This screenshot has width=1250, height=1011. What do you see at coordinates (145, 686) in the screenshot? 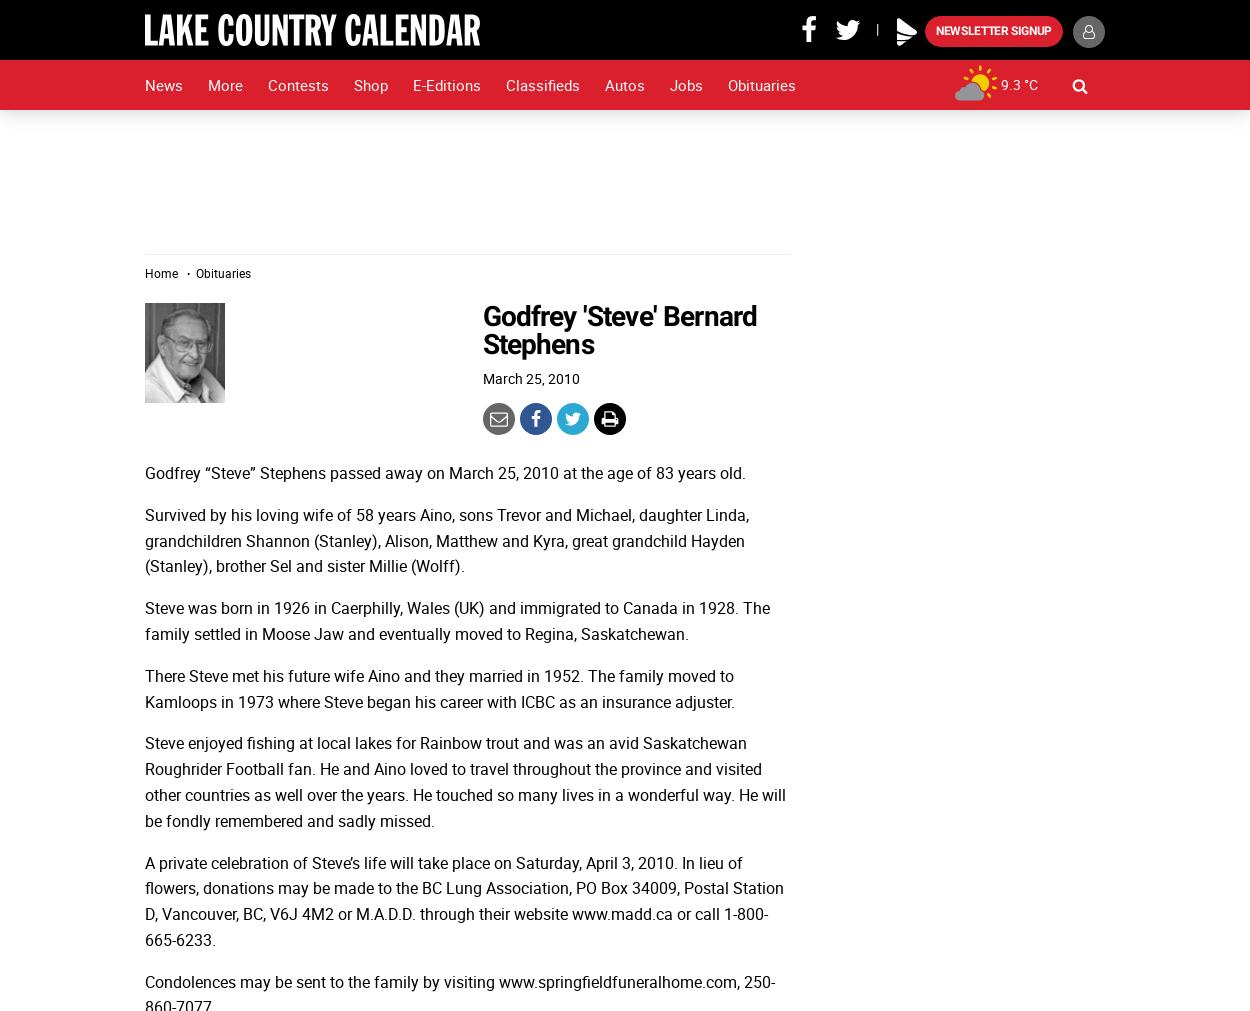
I see `'There Steve met his future wife Aino and they married in 1952. The family moved to Kamloops in 1973 where Steve began his career with ICBC as an insurance adjuster.'` at bounding box center [145, 686].